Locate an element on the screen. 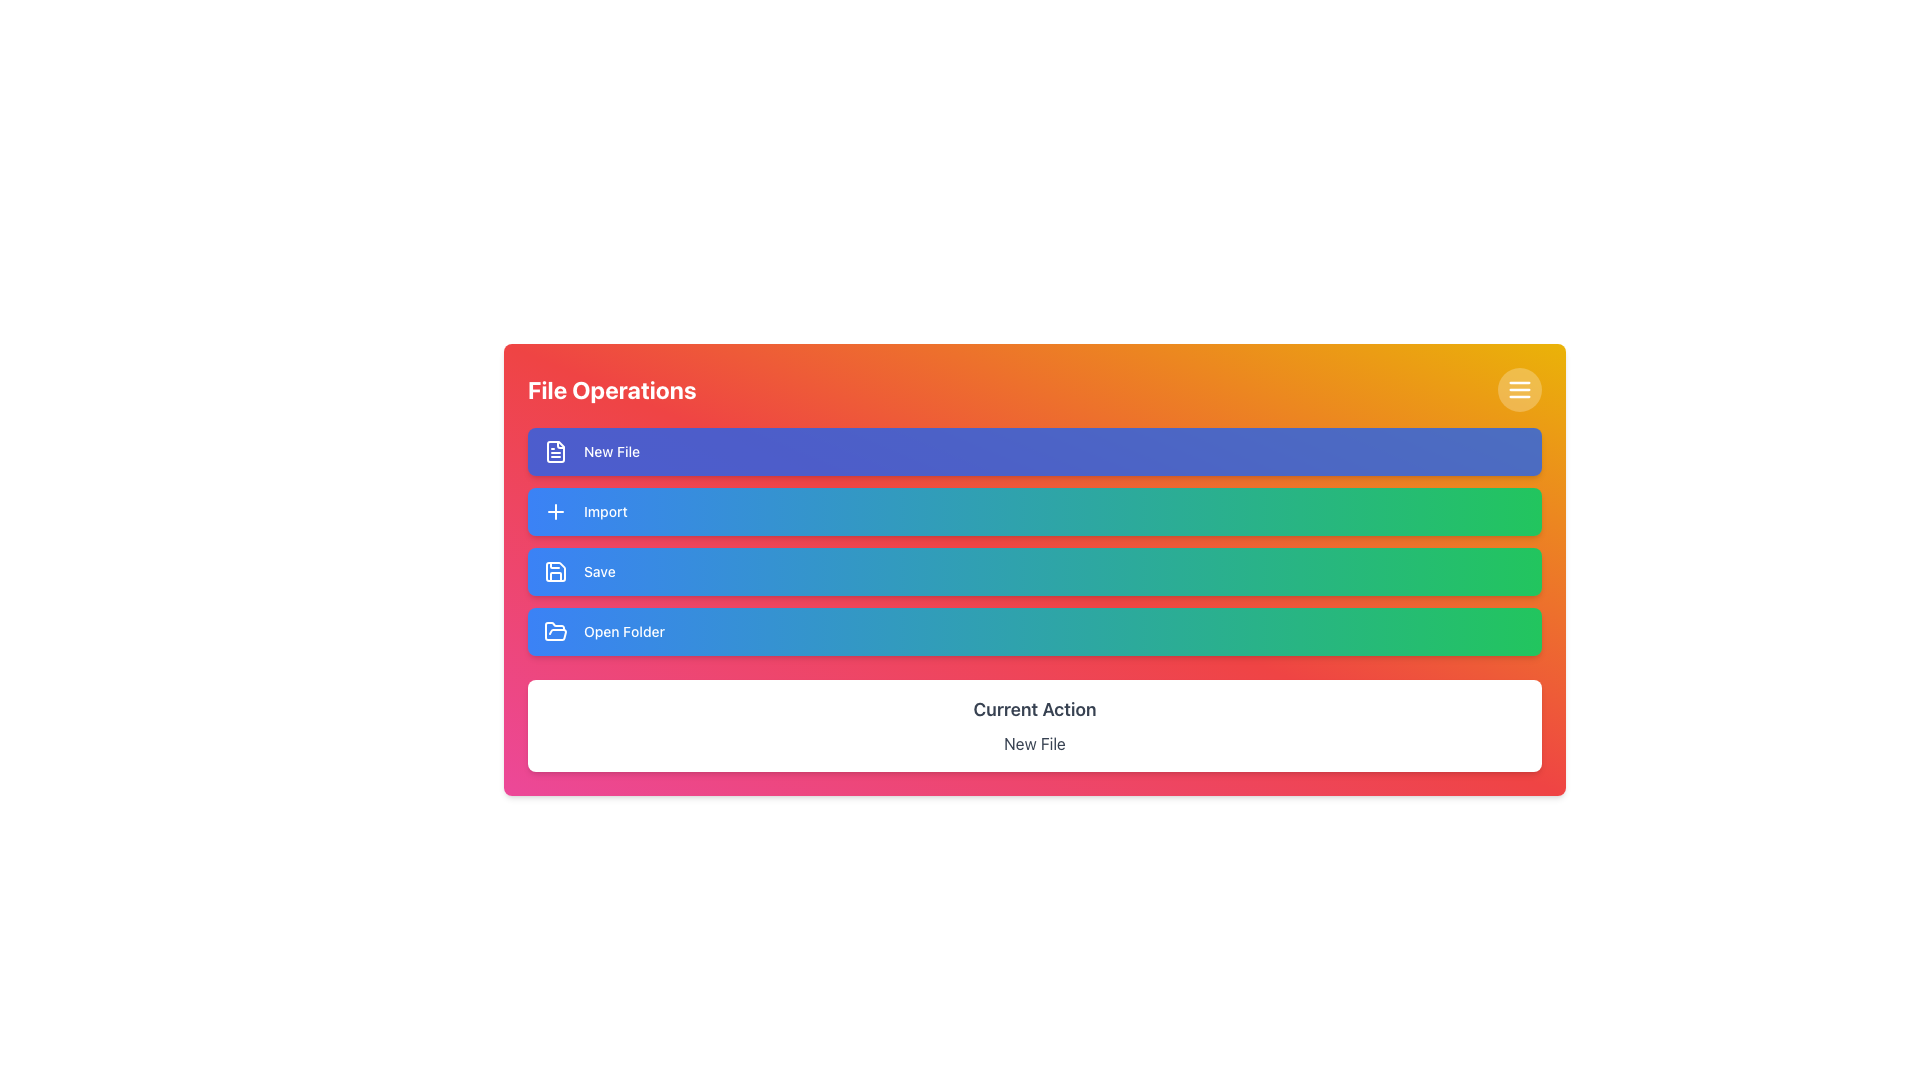 Image resolution: width=1920 pixels, height=1080 pixels. the icon resembling an open folder, which is part of the 'Open Folder' action button located in the 'File Operations' section is located at coordinates (556, 631).